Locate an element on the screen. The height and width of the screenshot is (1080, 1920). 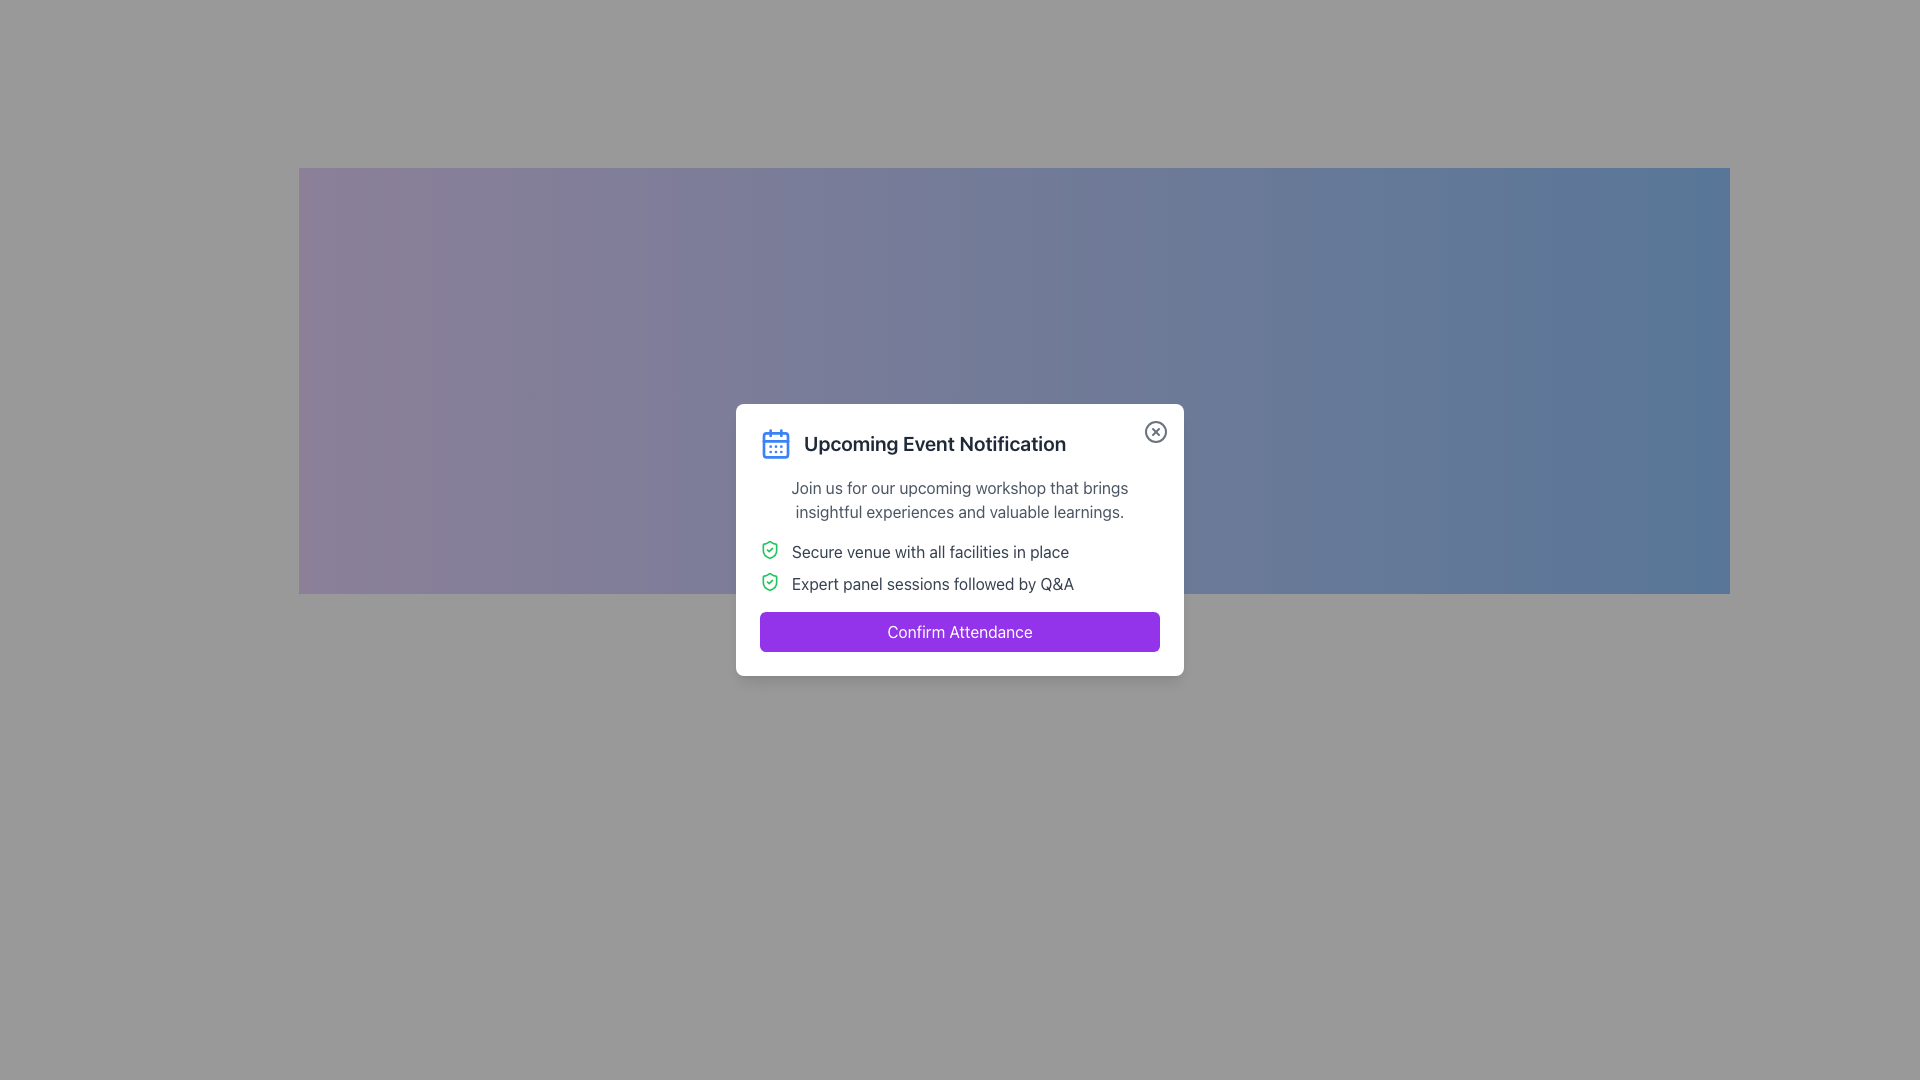
the circular graphical element that is part of the close button located in the upper-right corner of the modal dialog box is located at coordinates (1156, 431).